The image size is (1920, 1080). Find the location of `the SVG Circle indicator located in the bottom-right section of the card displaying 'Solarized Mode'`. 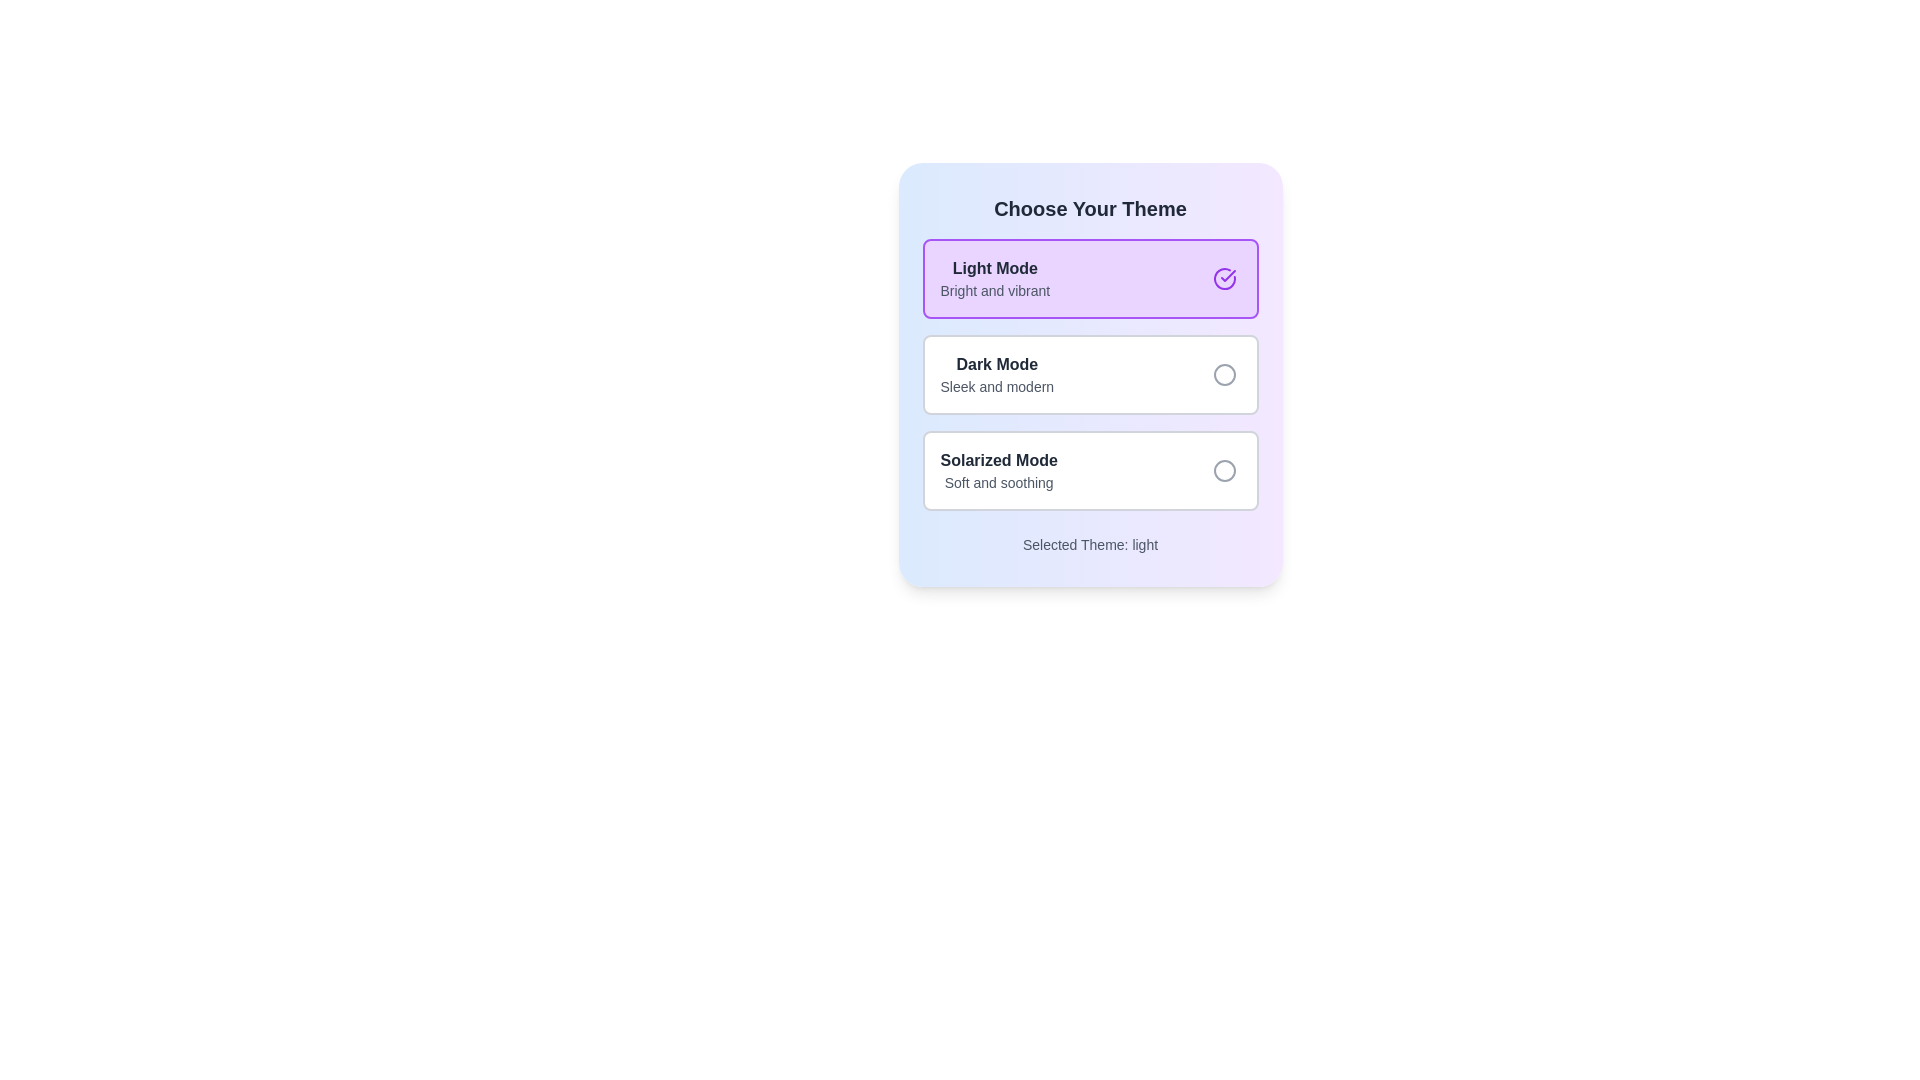

the SVG Circle indicator located in the bottom-right section of the card displaying 'Solarized Mode' is located at coordinates (1223, 470).